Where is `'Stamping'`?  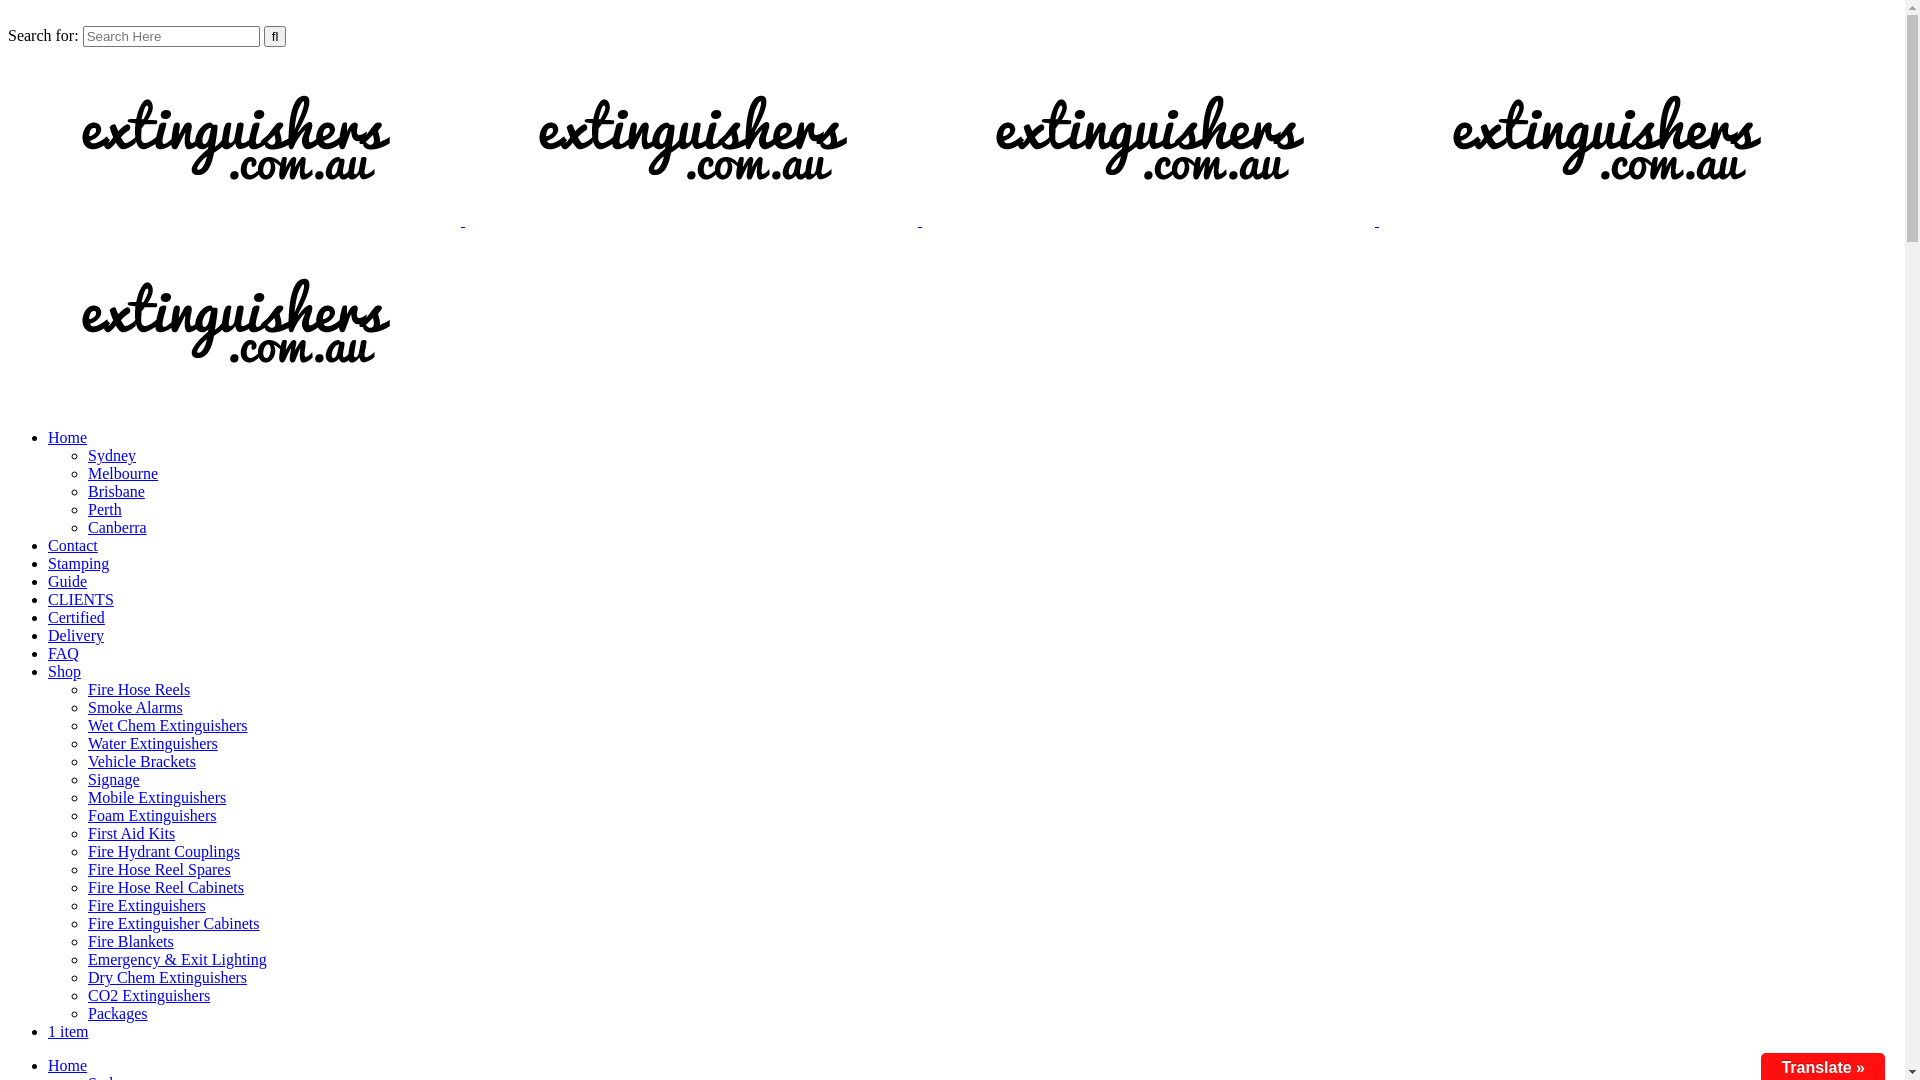 'Stamping' is located at coordinates (78, 563).